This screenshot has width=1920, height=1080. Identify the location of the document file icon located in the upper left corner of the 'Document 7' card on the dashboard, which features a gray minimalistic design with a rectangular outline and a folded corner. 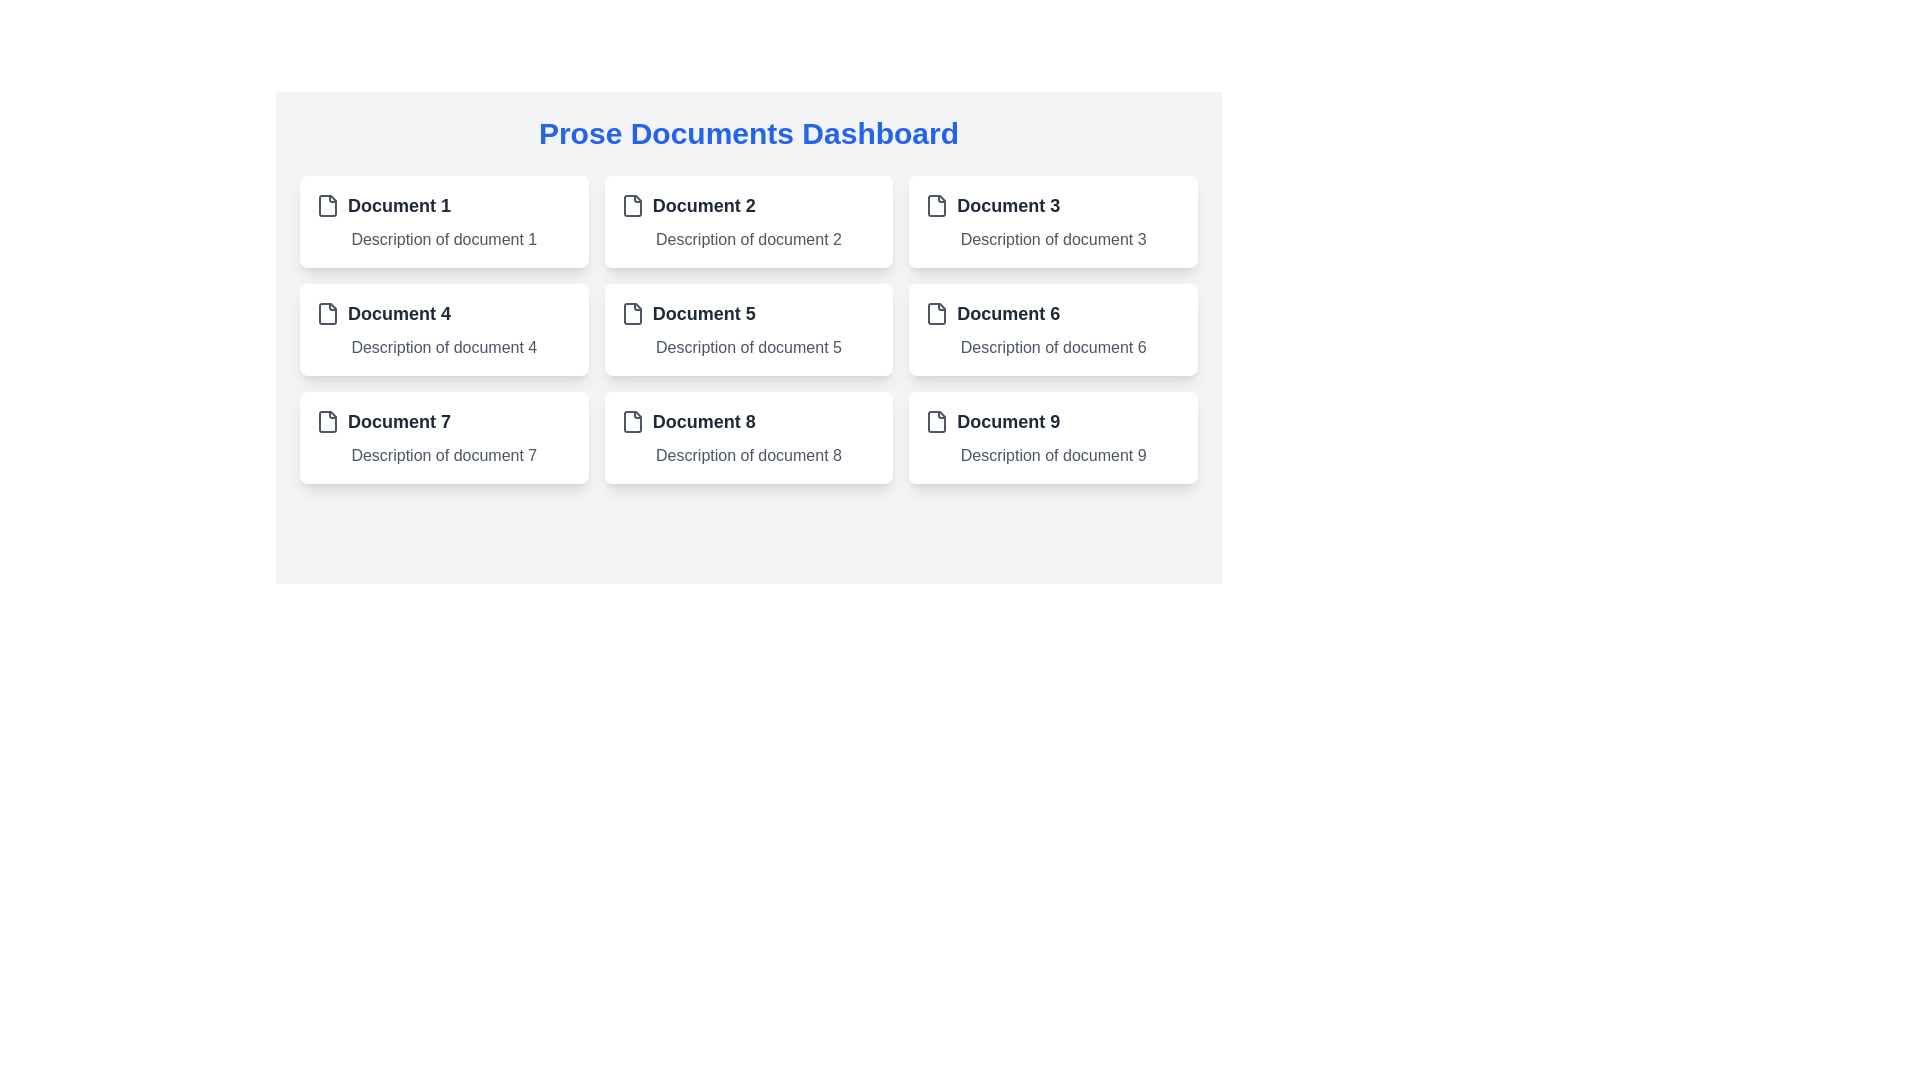
(327, 420).